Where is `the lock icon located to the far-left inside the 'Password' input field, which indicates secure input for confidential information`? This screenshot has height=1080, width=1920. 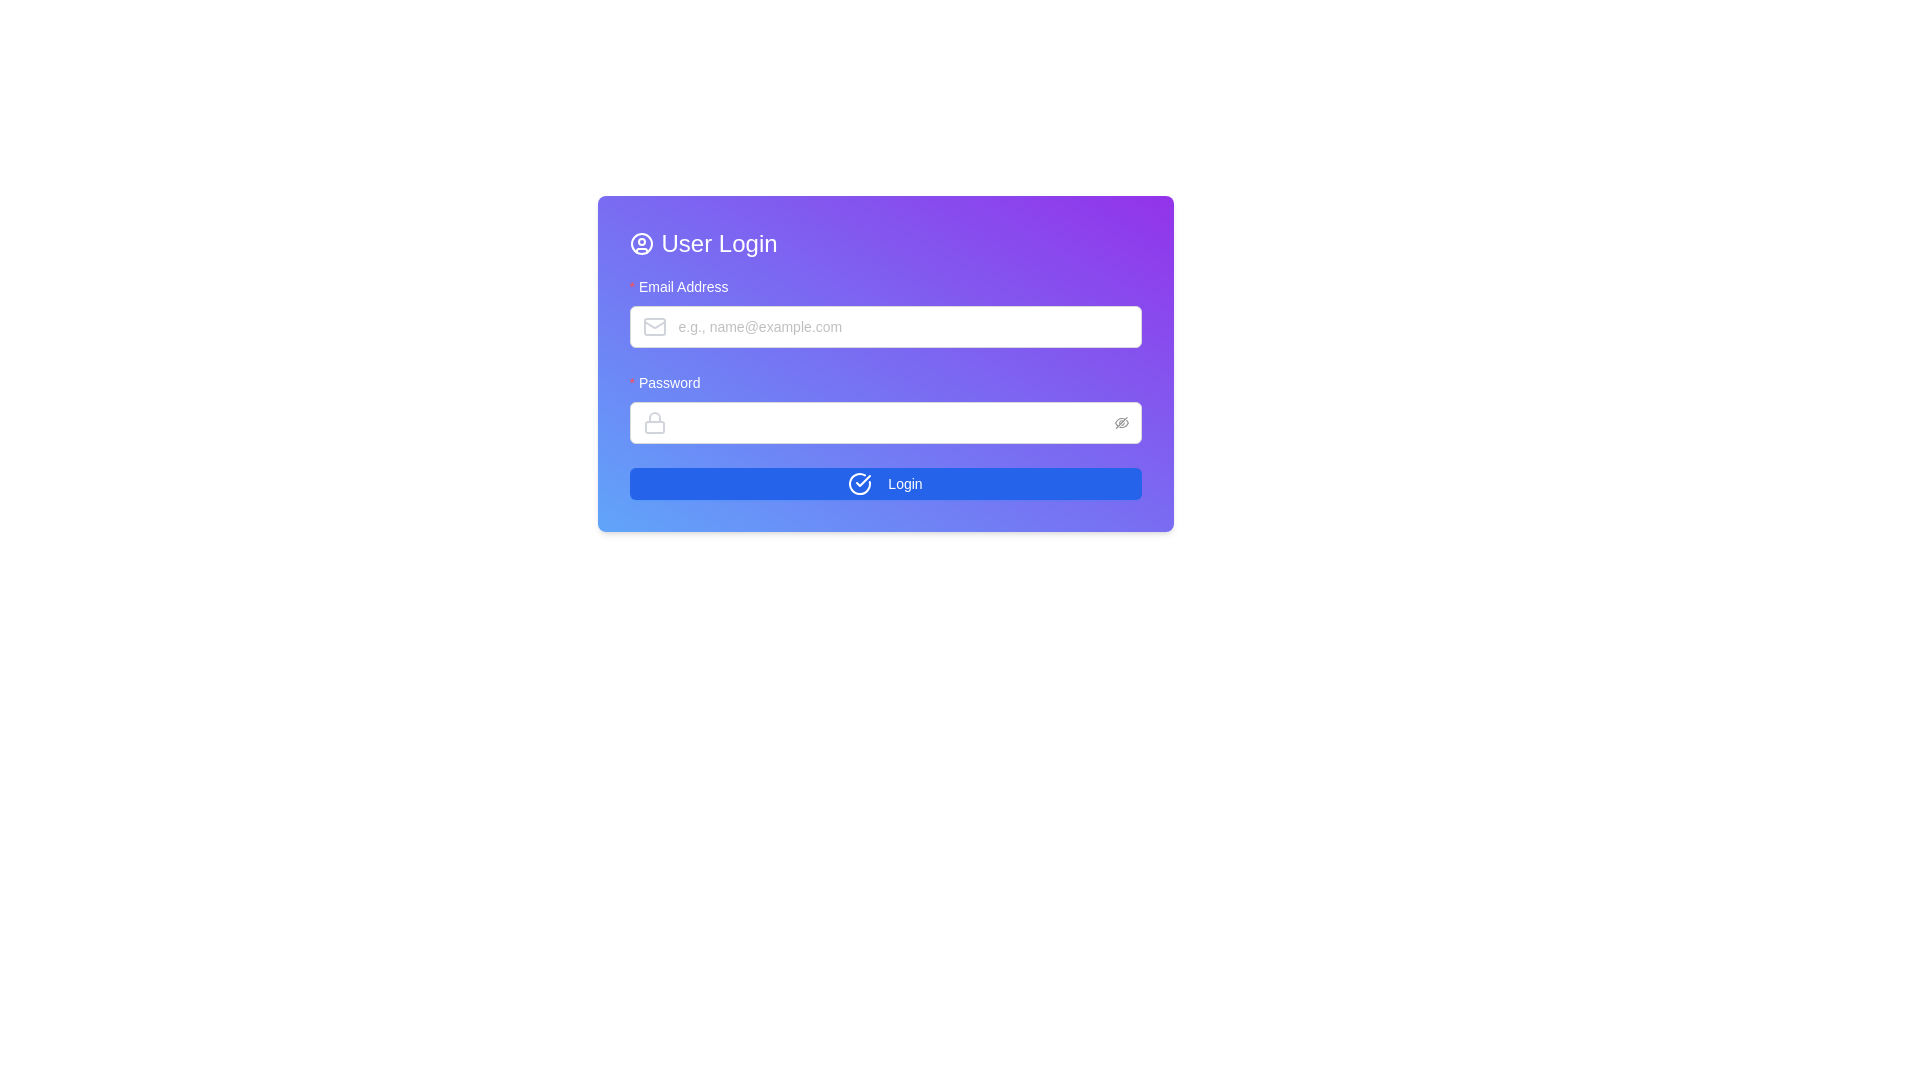
the lock icon located to the far-left inside the 'Password' input field, which indicates secure input for confidential information is located at coordinates (654, 422).